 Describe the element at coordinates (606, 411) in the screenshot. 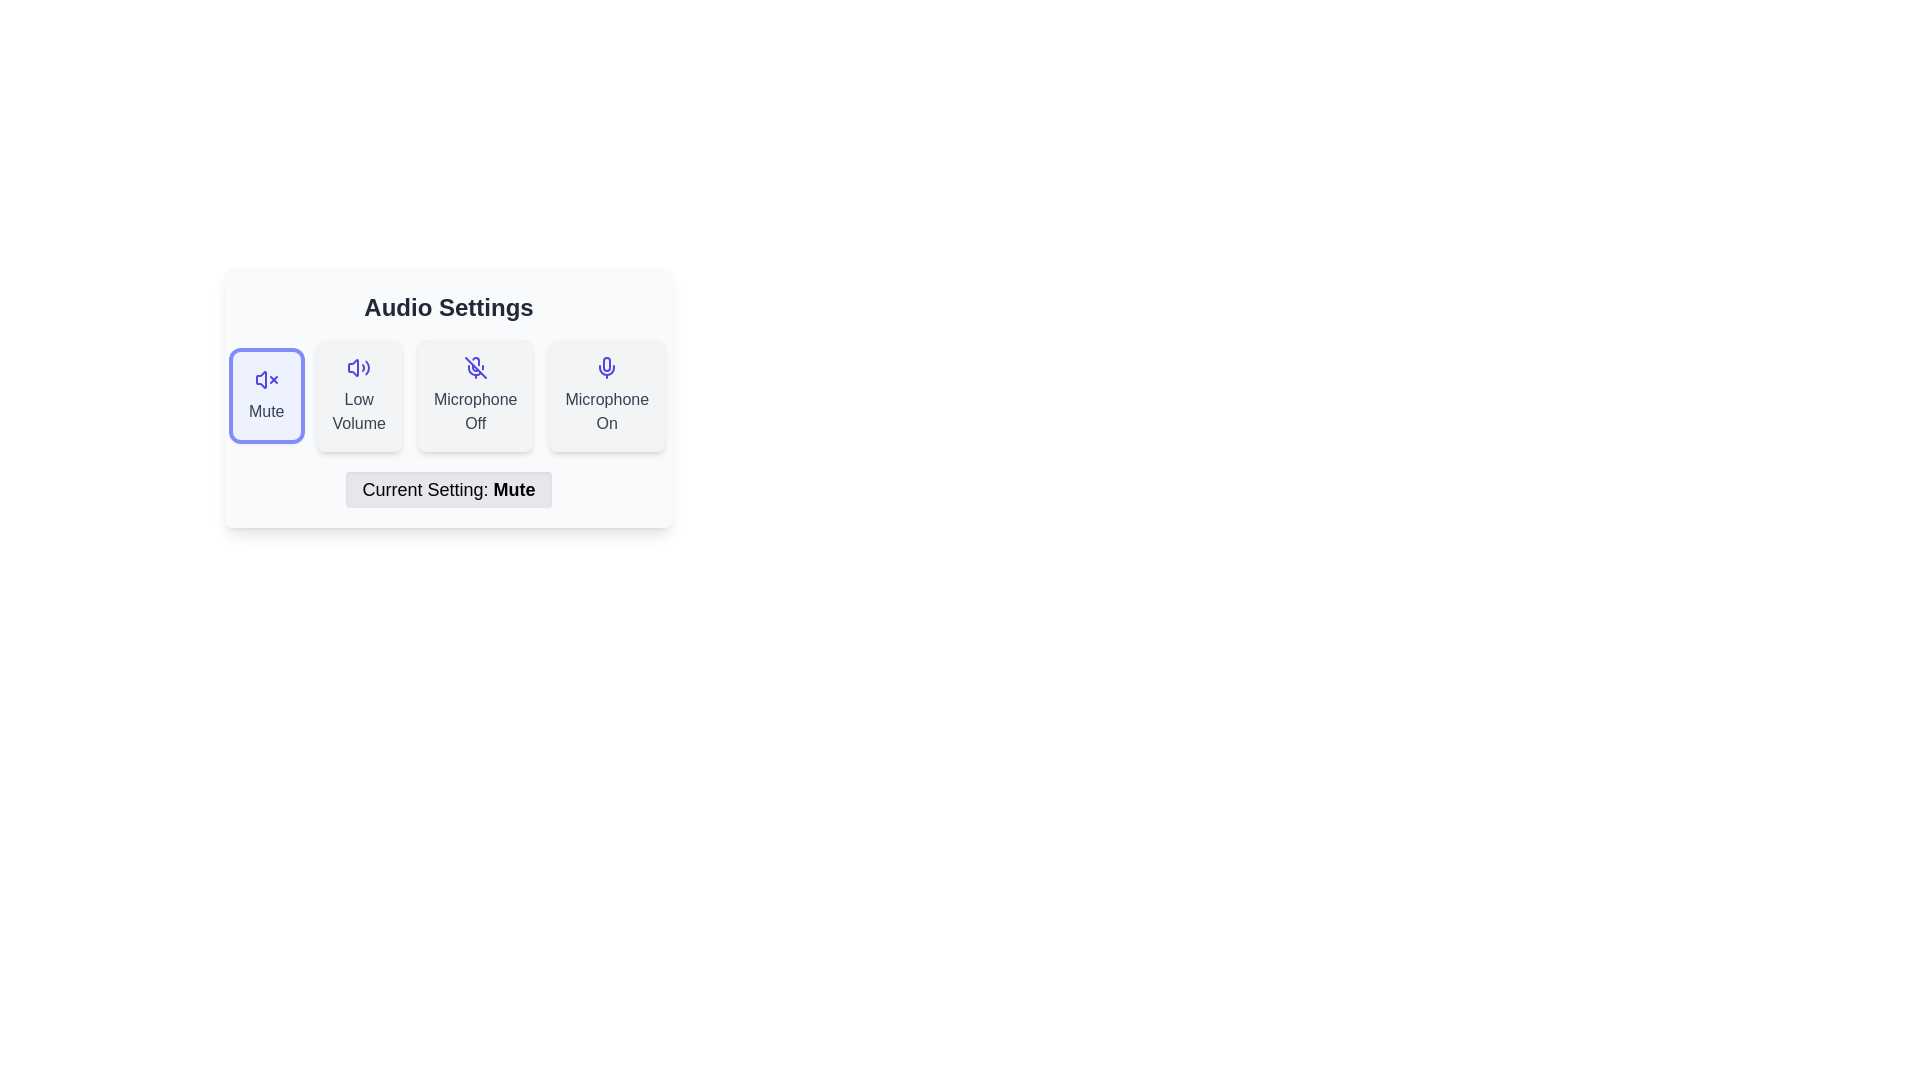

I see `the Text Label indicating the 'Microphone On' button in the 'Audio Settings' section, located in the top row, far right among four buttons` at that location.